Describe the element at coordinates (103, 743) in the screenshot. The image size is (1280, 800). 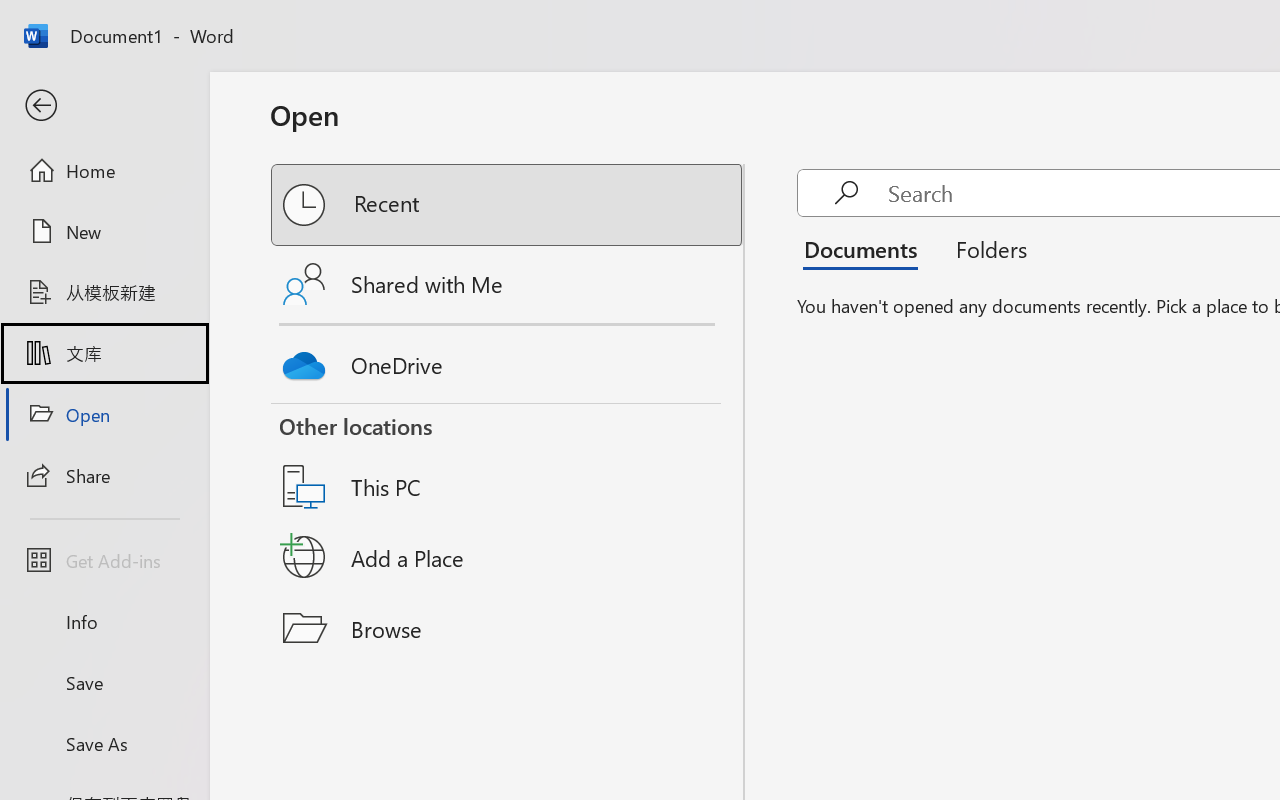
I see `'Save As'` at that location.